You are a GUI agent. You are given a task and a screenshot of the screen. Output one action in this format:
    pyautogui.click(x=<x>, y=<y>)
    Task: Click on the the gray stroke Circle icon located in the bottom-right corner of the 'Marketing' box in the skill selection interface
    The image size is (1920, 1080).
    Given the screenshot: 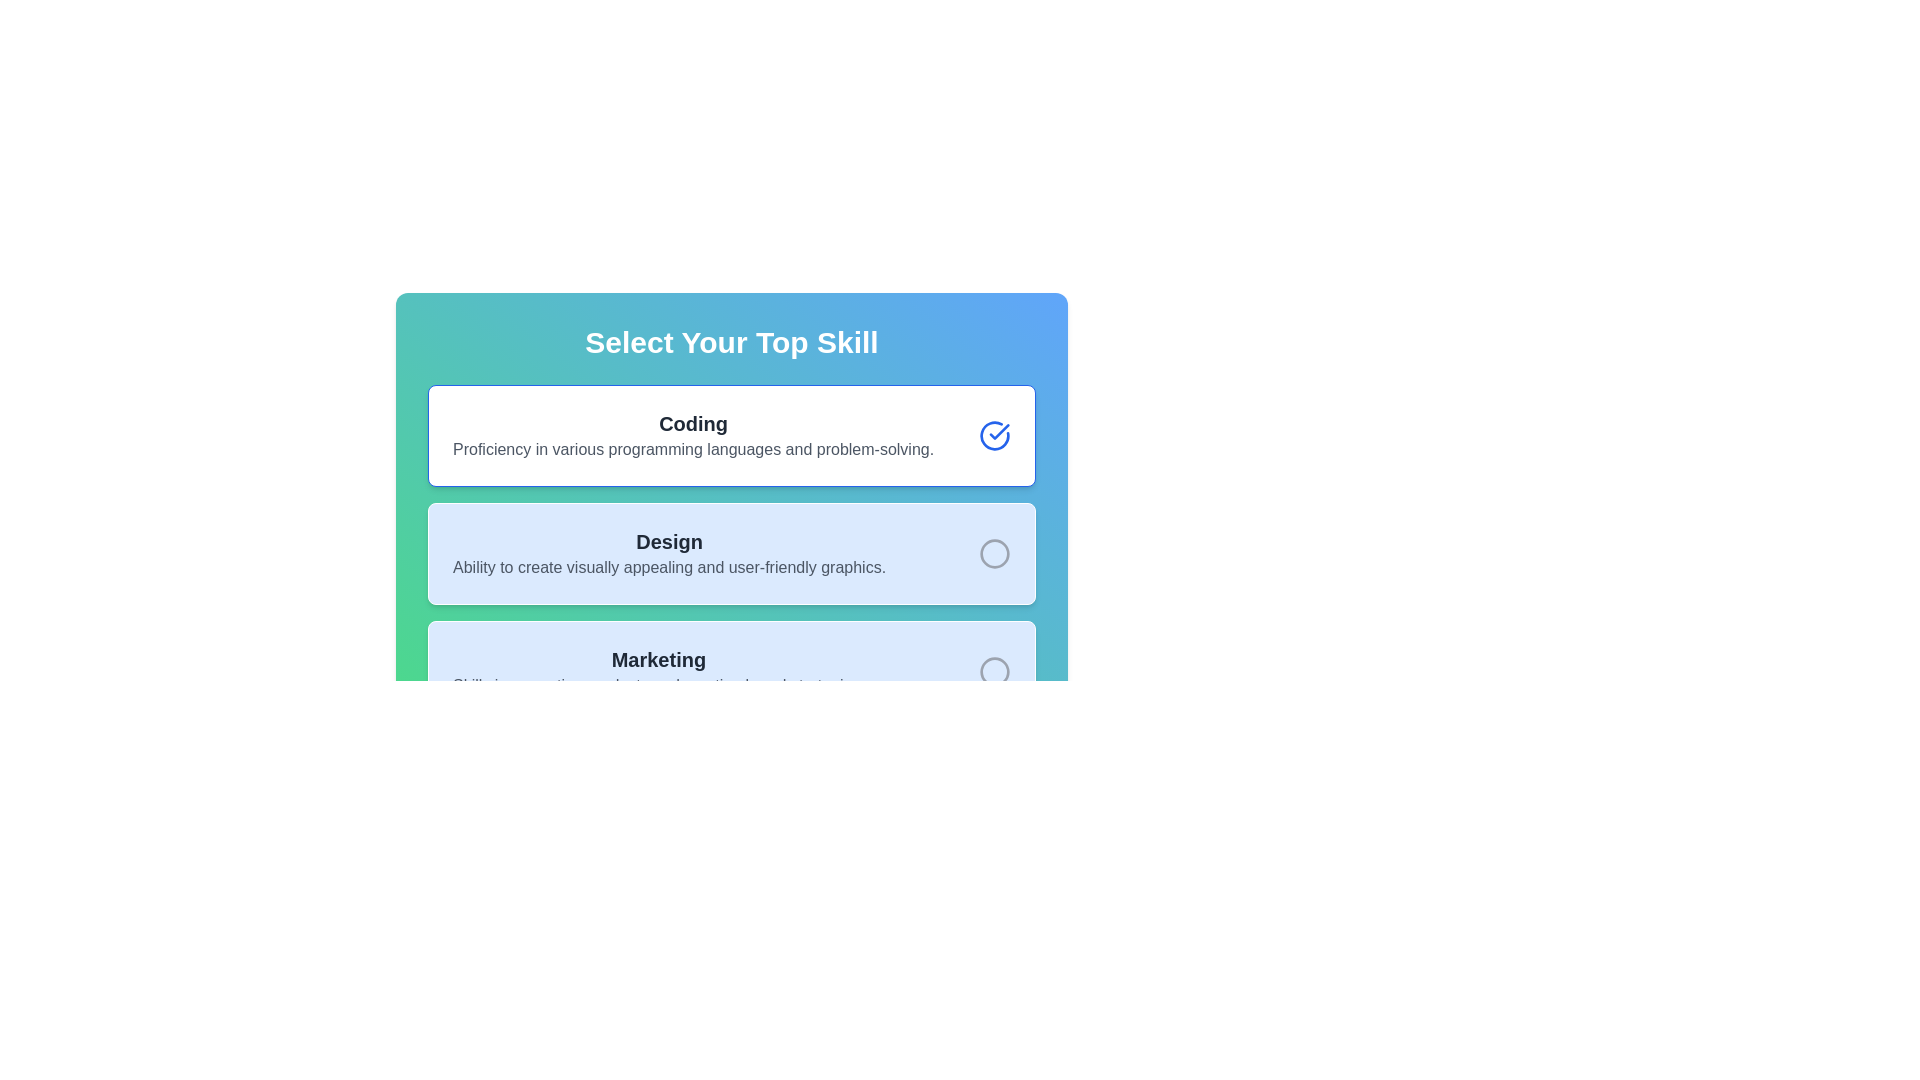 What is the action you would take?
    pyautogui.click(x=994, y=671)
    